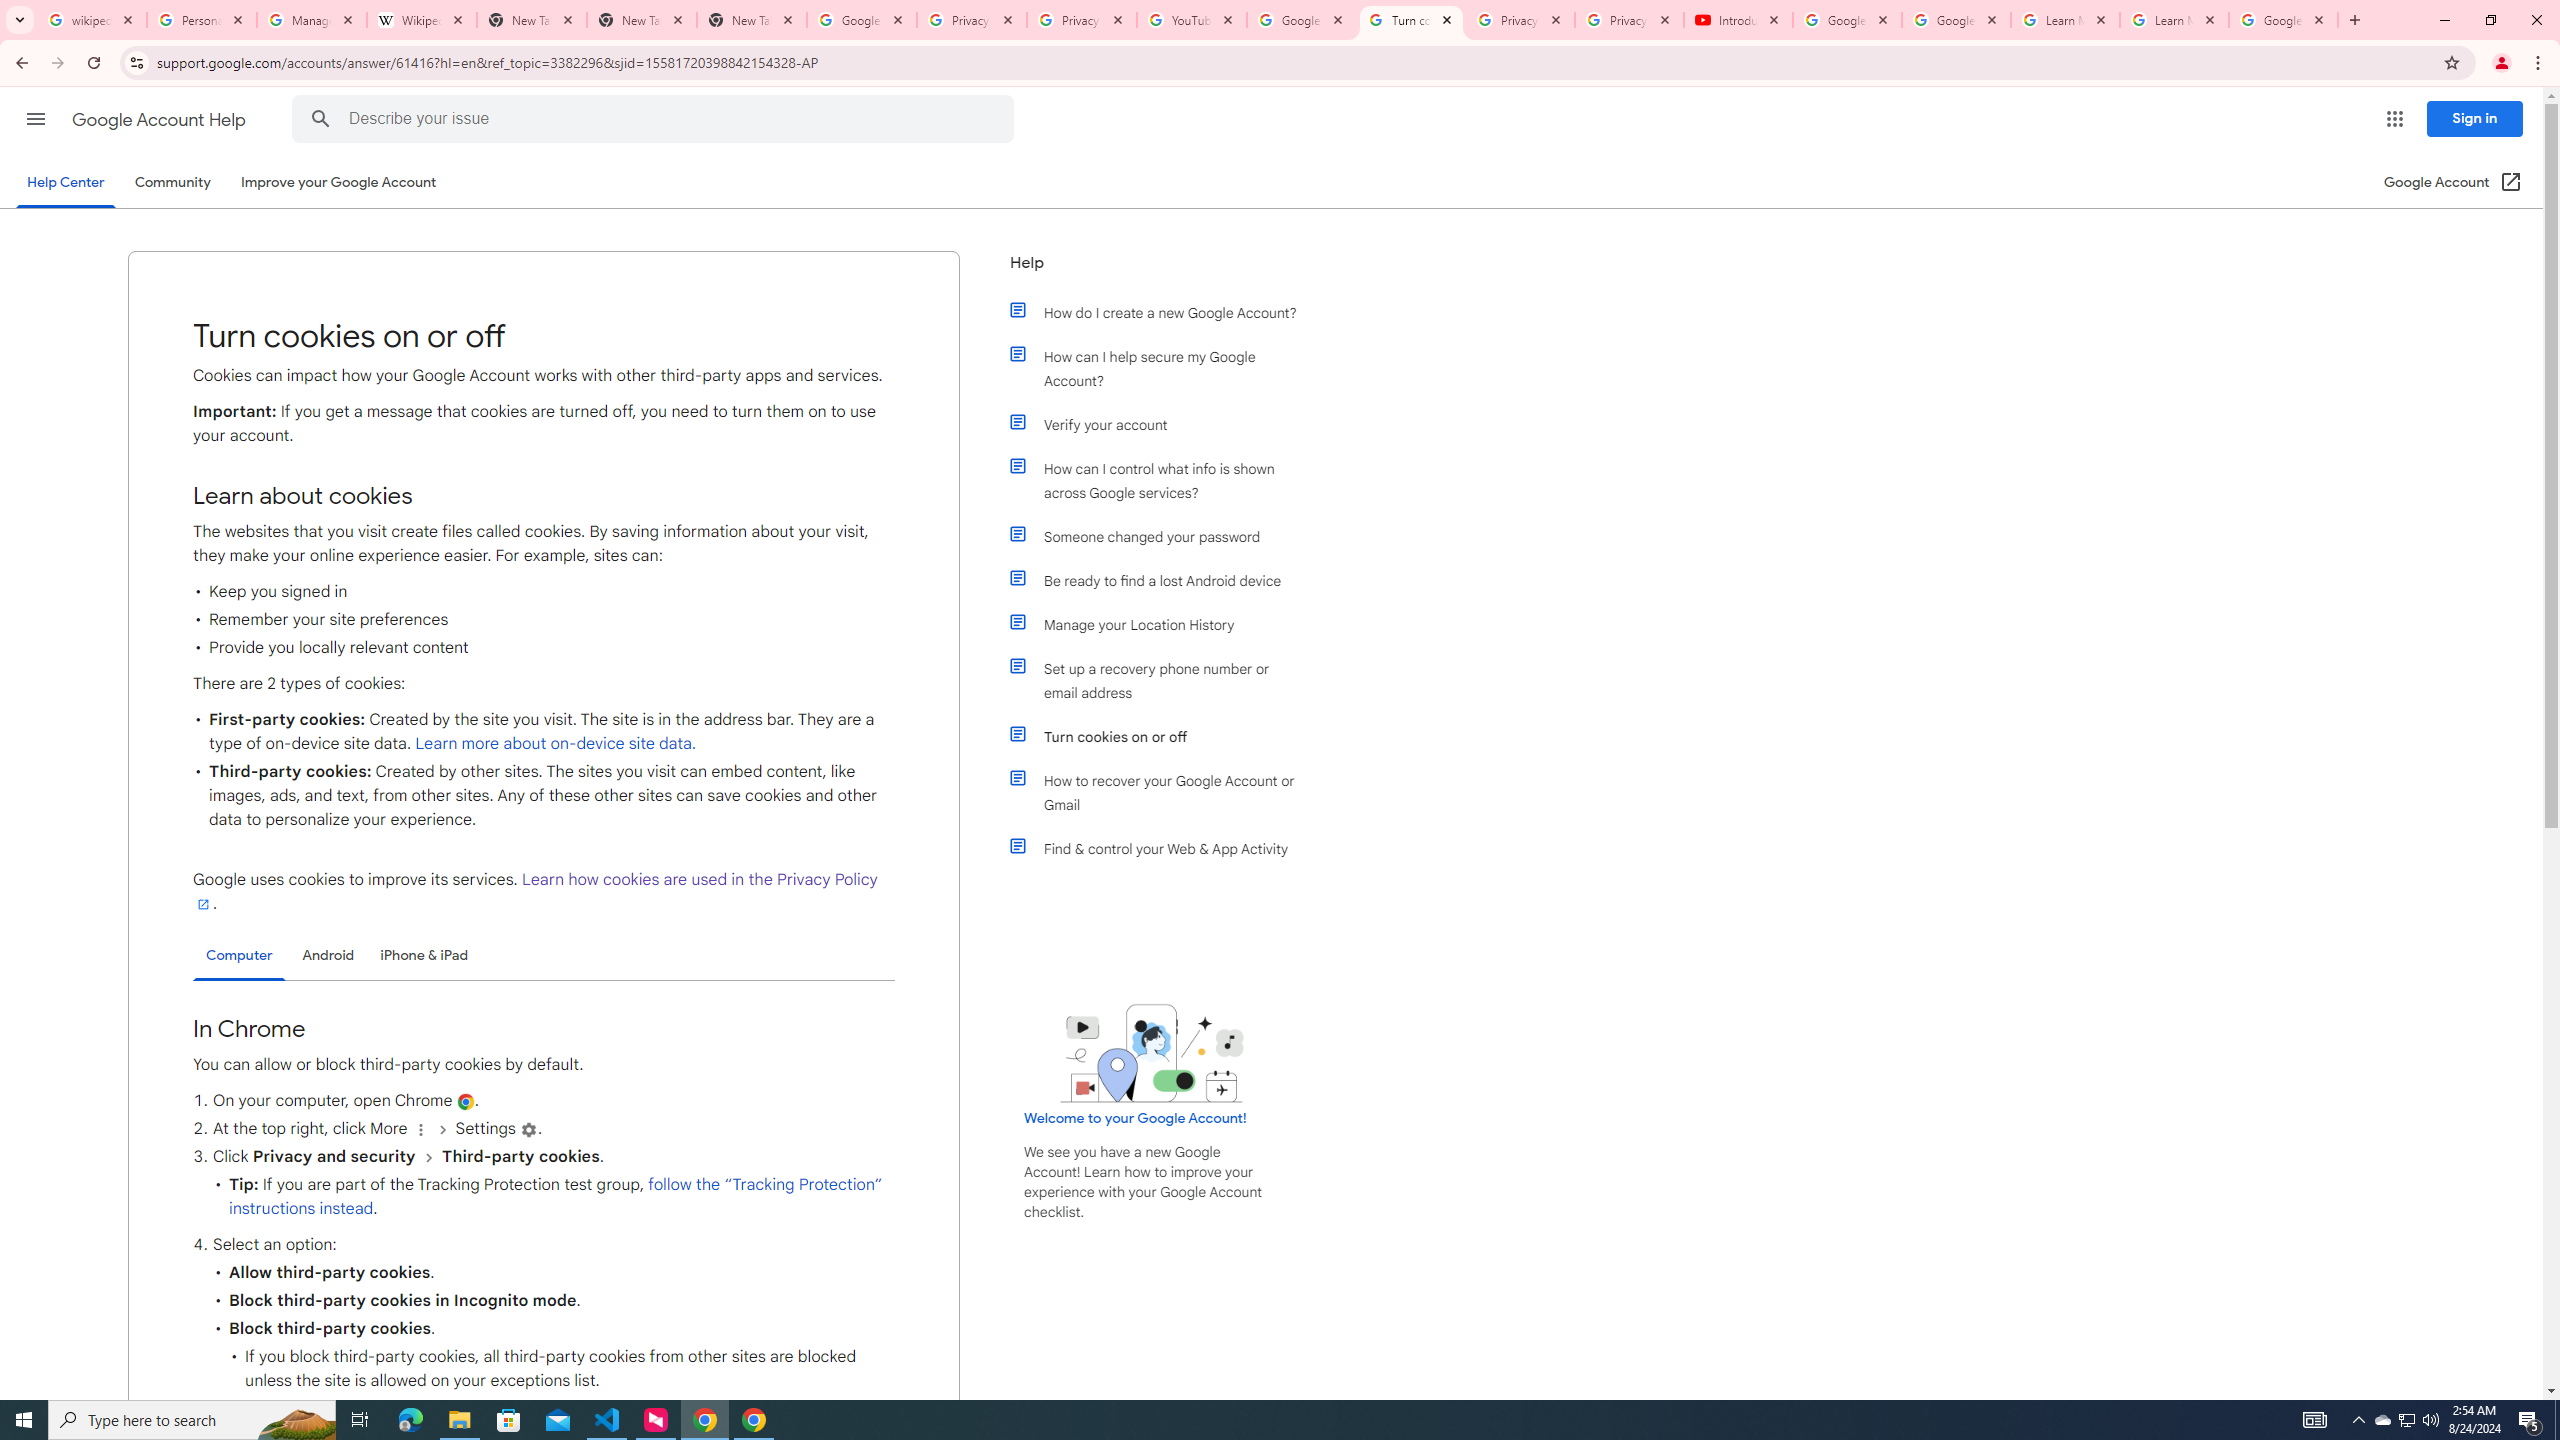 This screenshot has height=1440, width=2560. What do you see at coordinates (1162, 681) in the screenshot?
I see `'Set up a recovery phone number or email address'` at bounding box center [1162, 681].